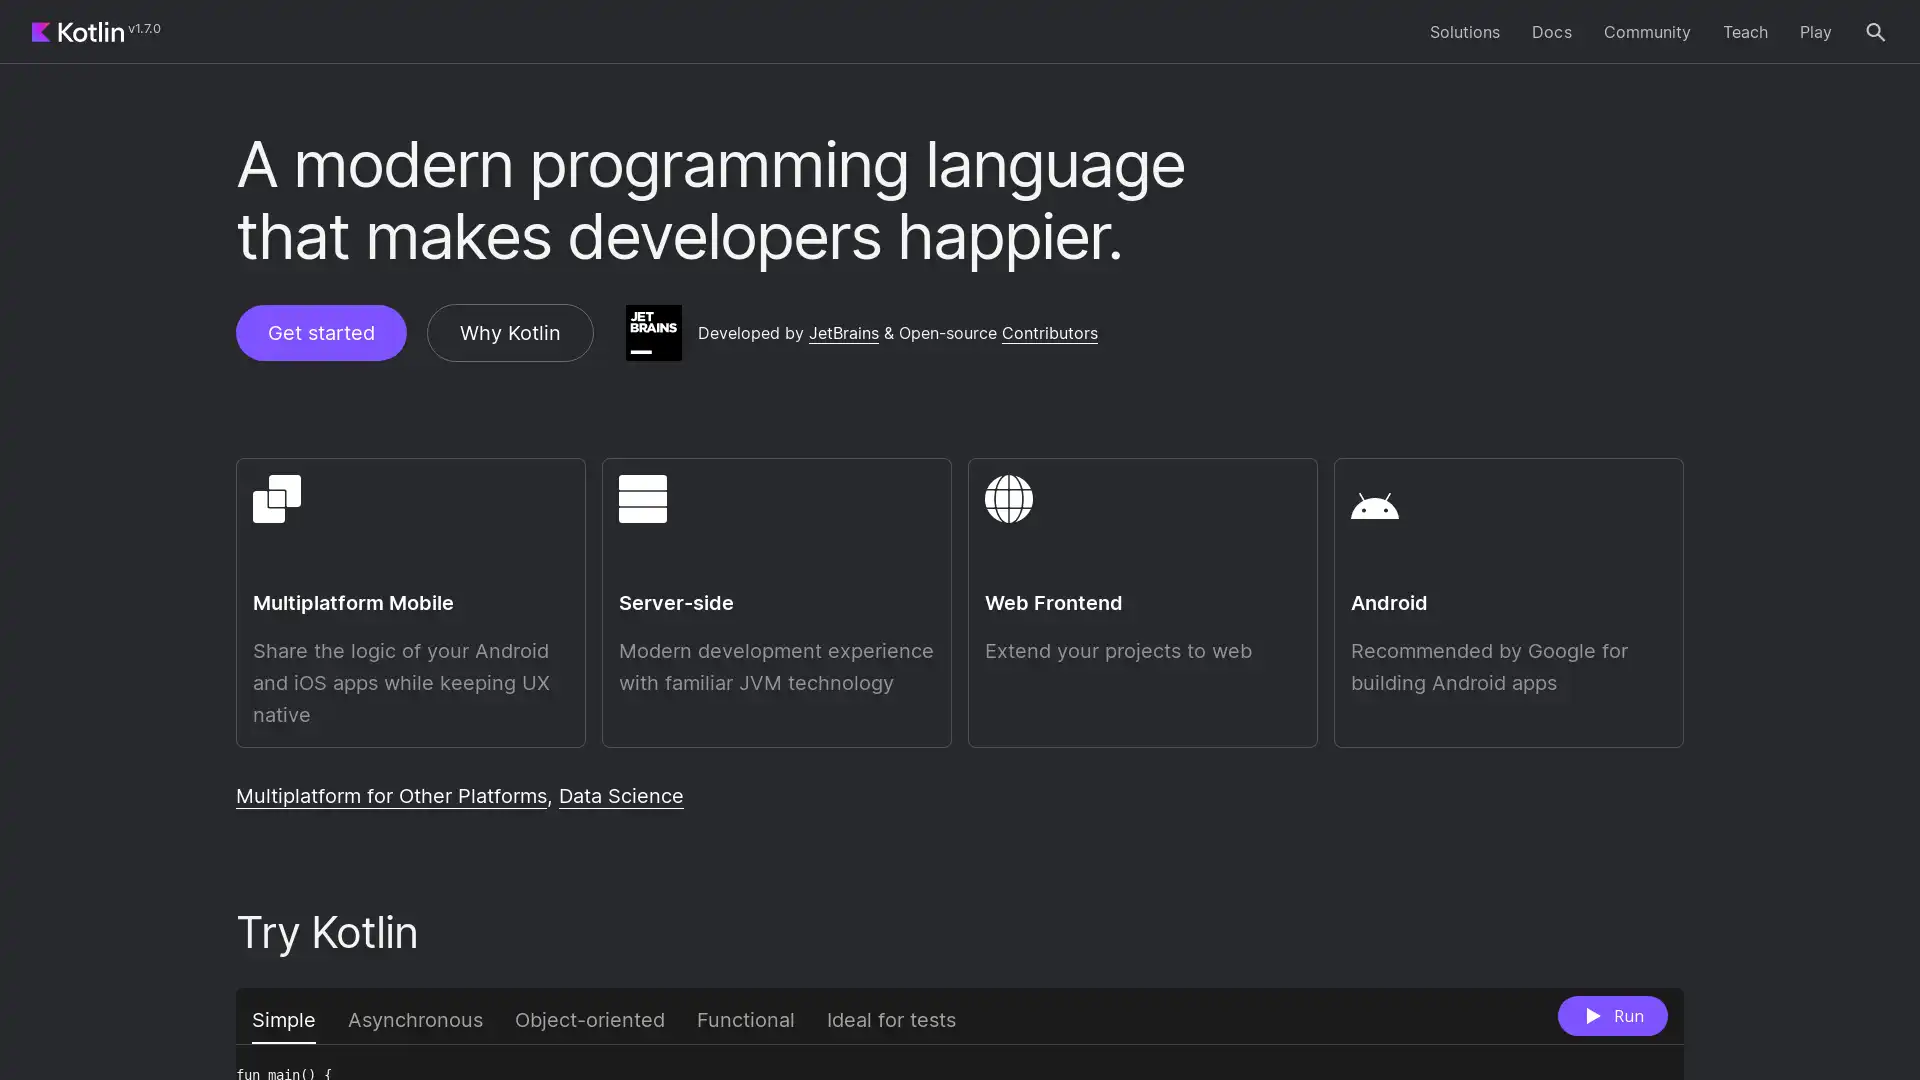 The width and height of the screenshot is (1920, 1080). I want to click on Run, so click(1612, 1051).